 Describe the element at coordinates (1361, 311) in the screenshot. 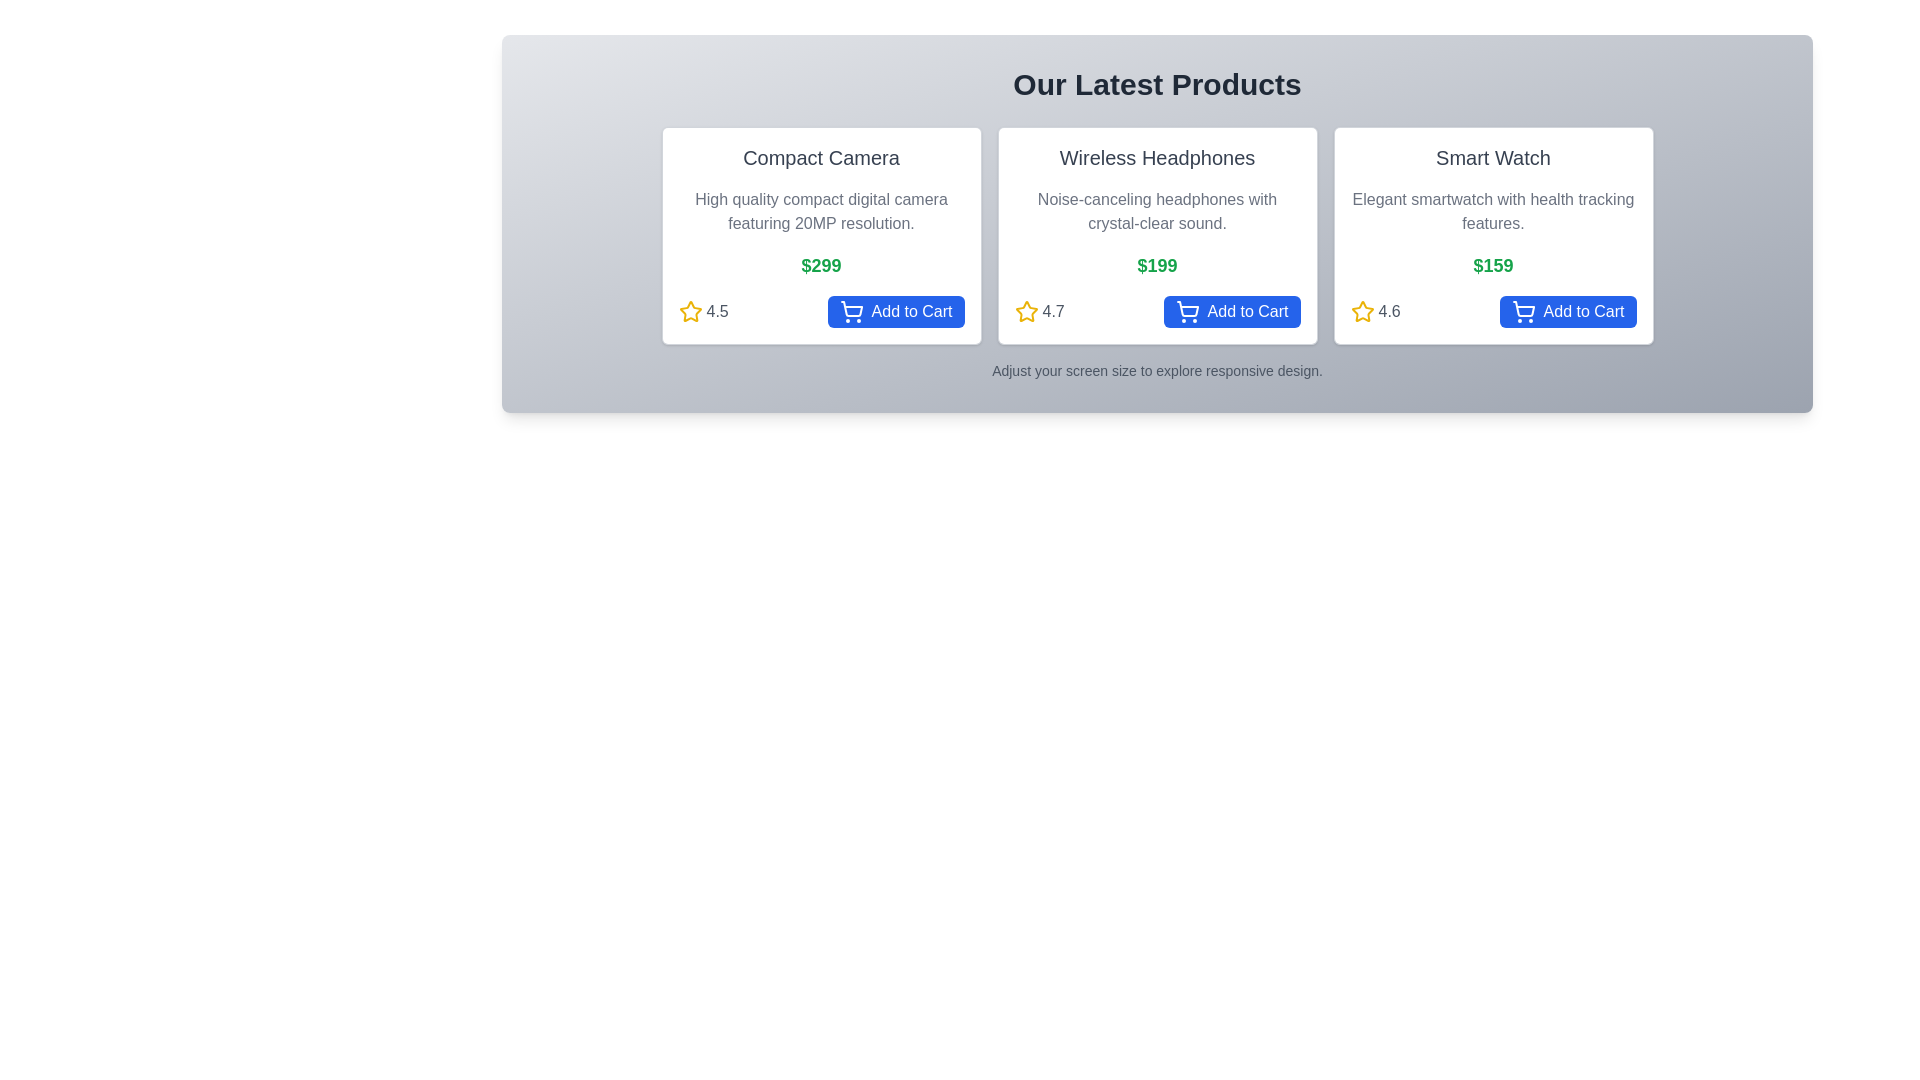

I see `the star icon with a yellow outline that represents the rating symbol, which is located to the left of the numeric rating '4.6' in the third product card from the left` at that location.